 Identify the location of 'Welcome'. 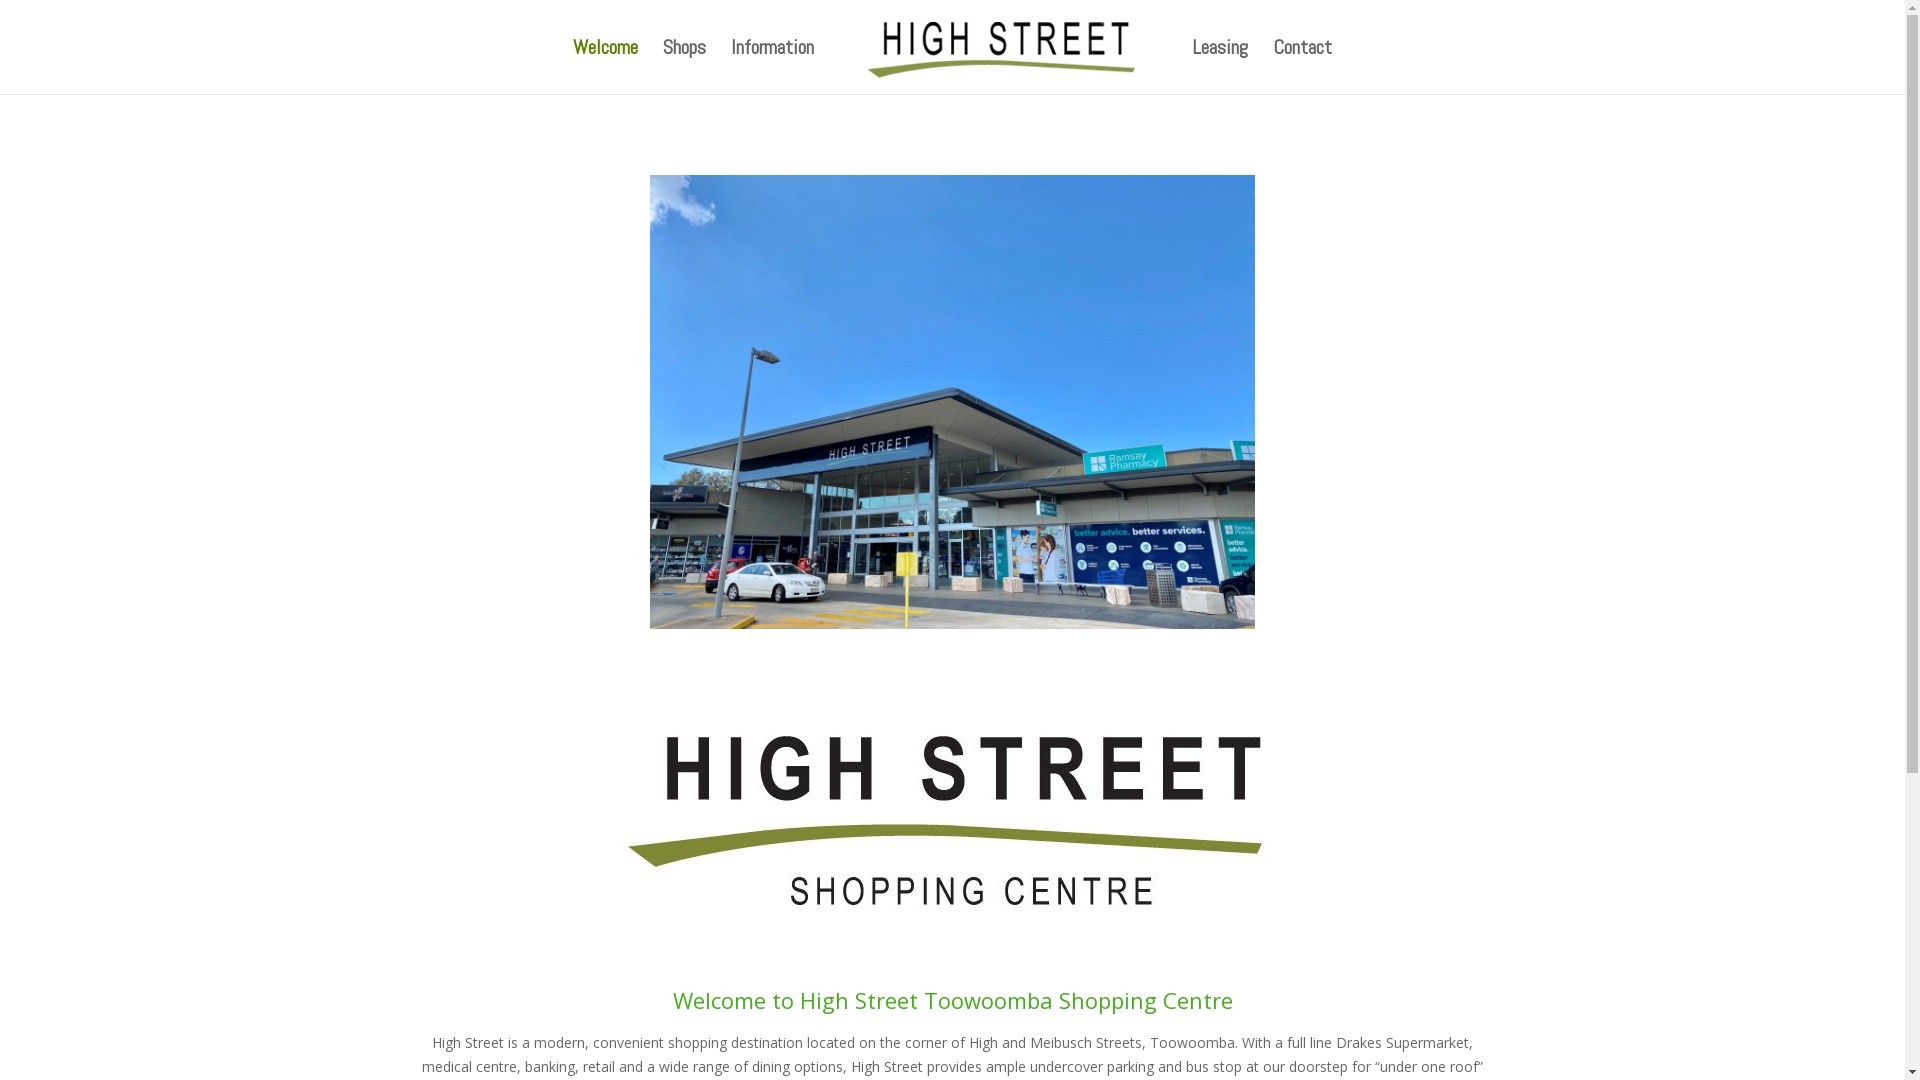
(604, 65).